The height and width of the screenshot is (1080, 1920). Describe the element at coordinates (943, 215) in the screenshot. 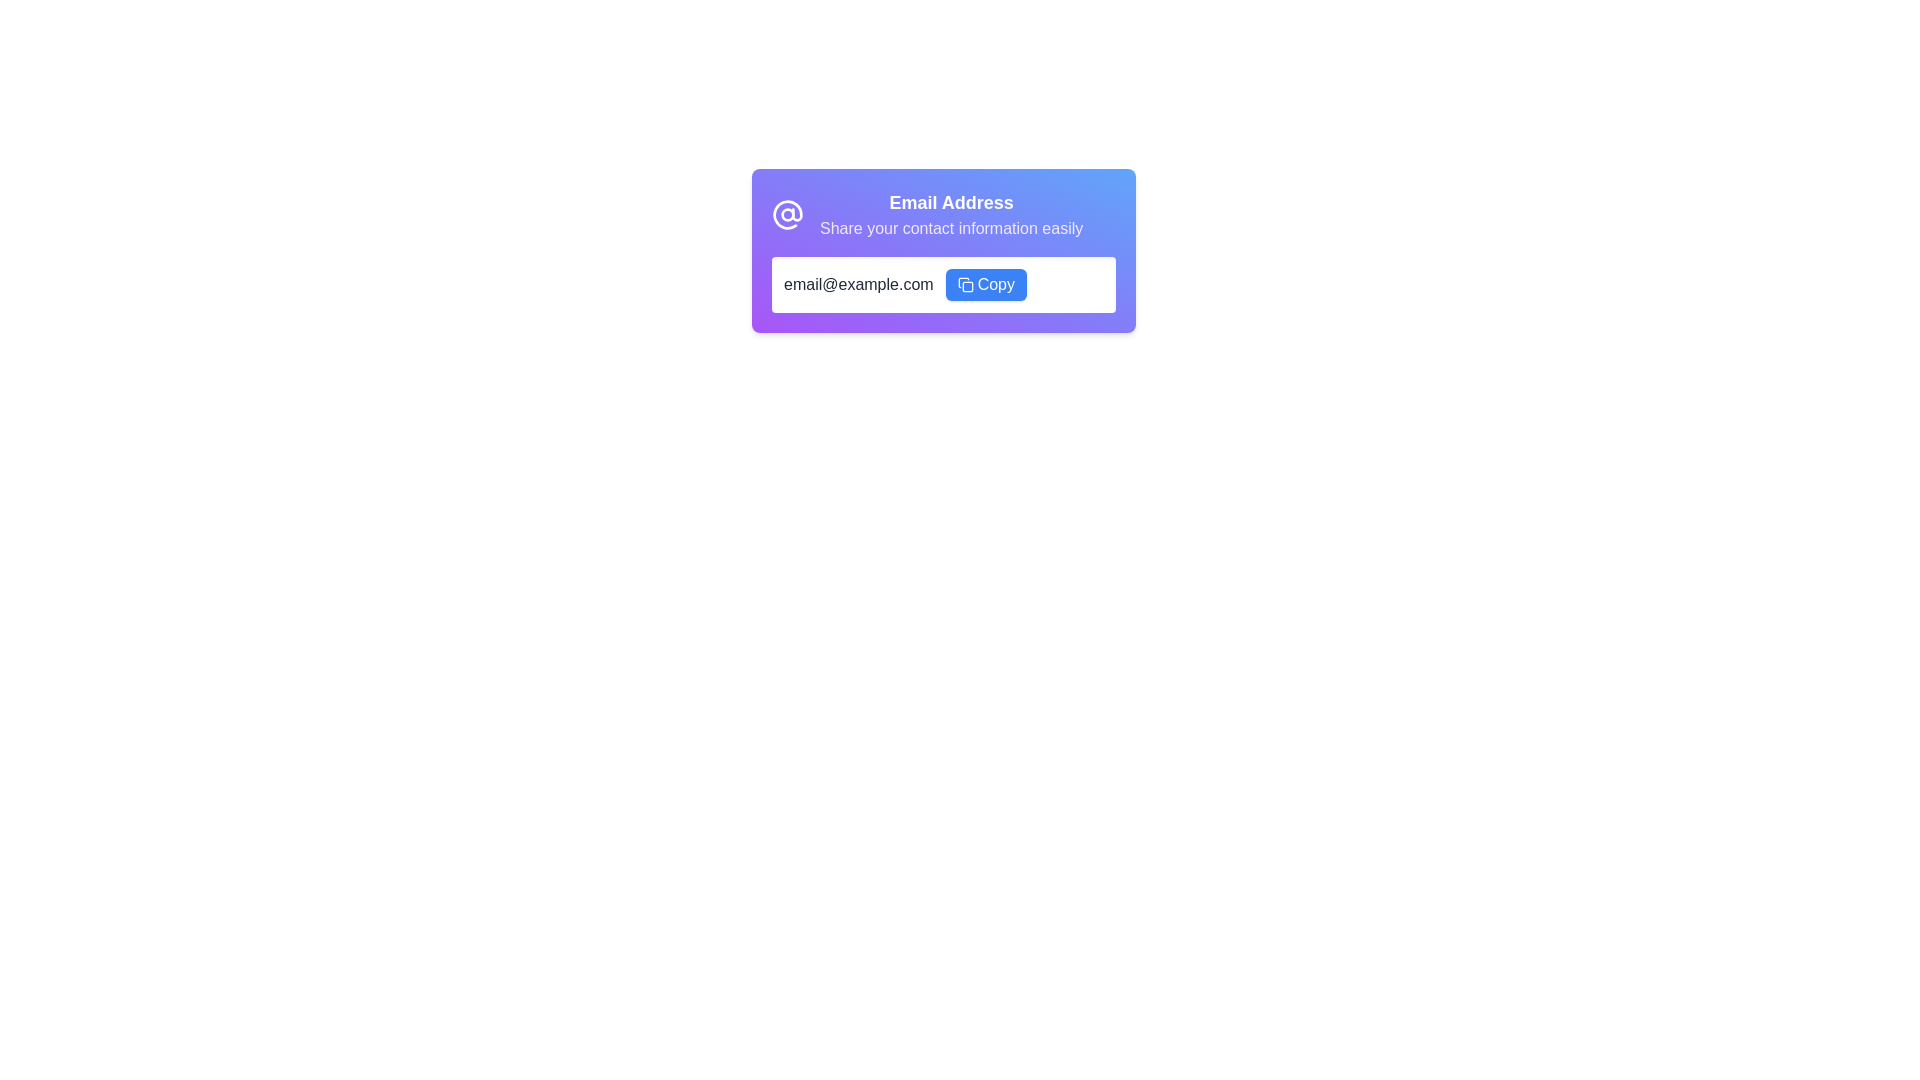

I see `the Text Block that has a purple gradient background, an '@' icon on the left, bold text 'Email Address' in white, and a smaller descriptive text 'Share your contact information easily' underneath` at that location.